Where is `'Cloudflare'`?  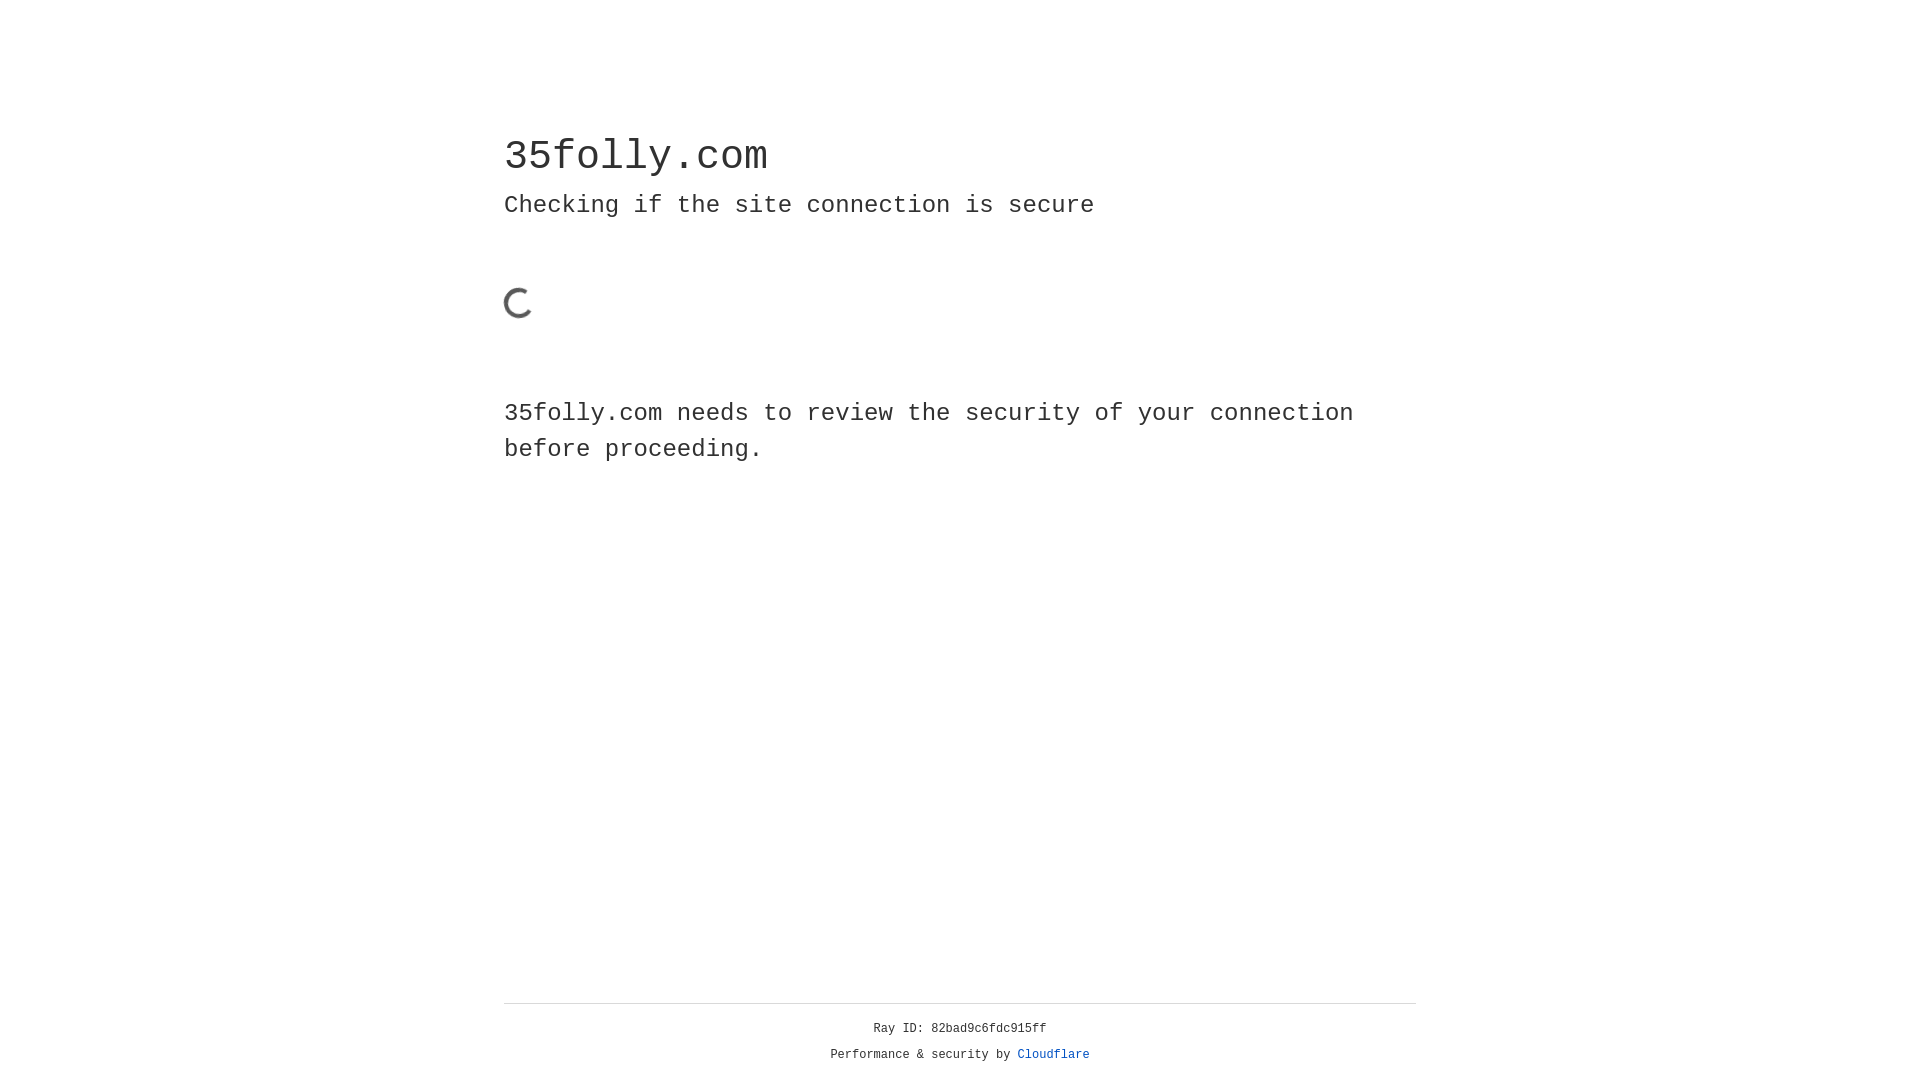
'Cloudflare' is located at coordinates (1053, 1054).